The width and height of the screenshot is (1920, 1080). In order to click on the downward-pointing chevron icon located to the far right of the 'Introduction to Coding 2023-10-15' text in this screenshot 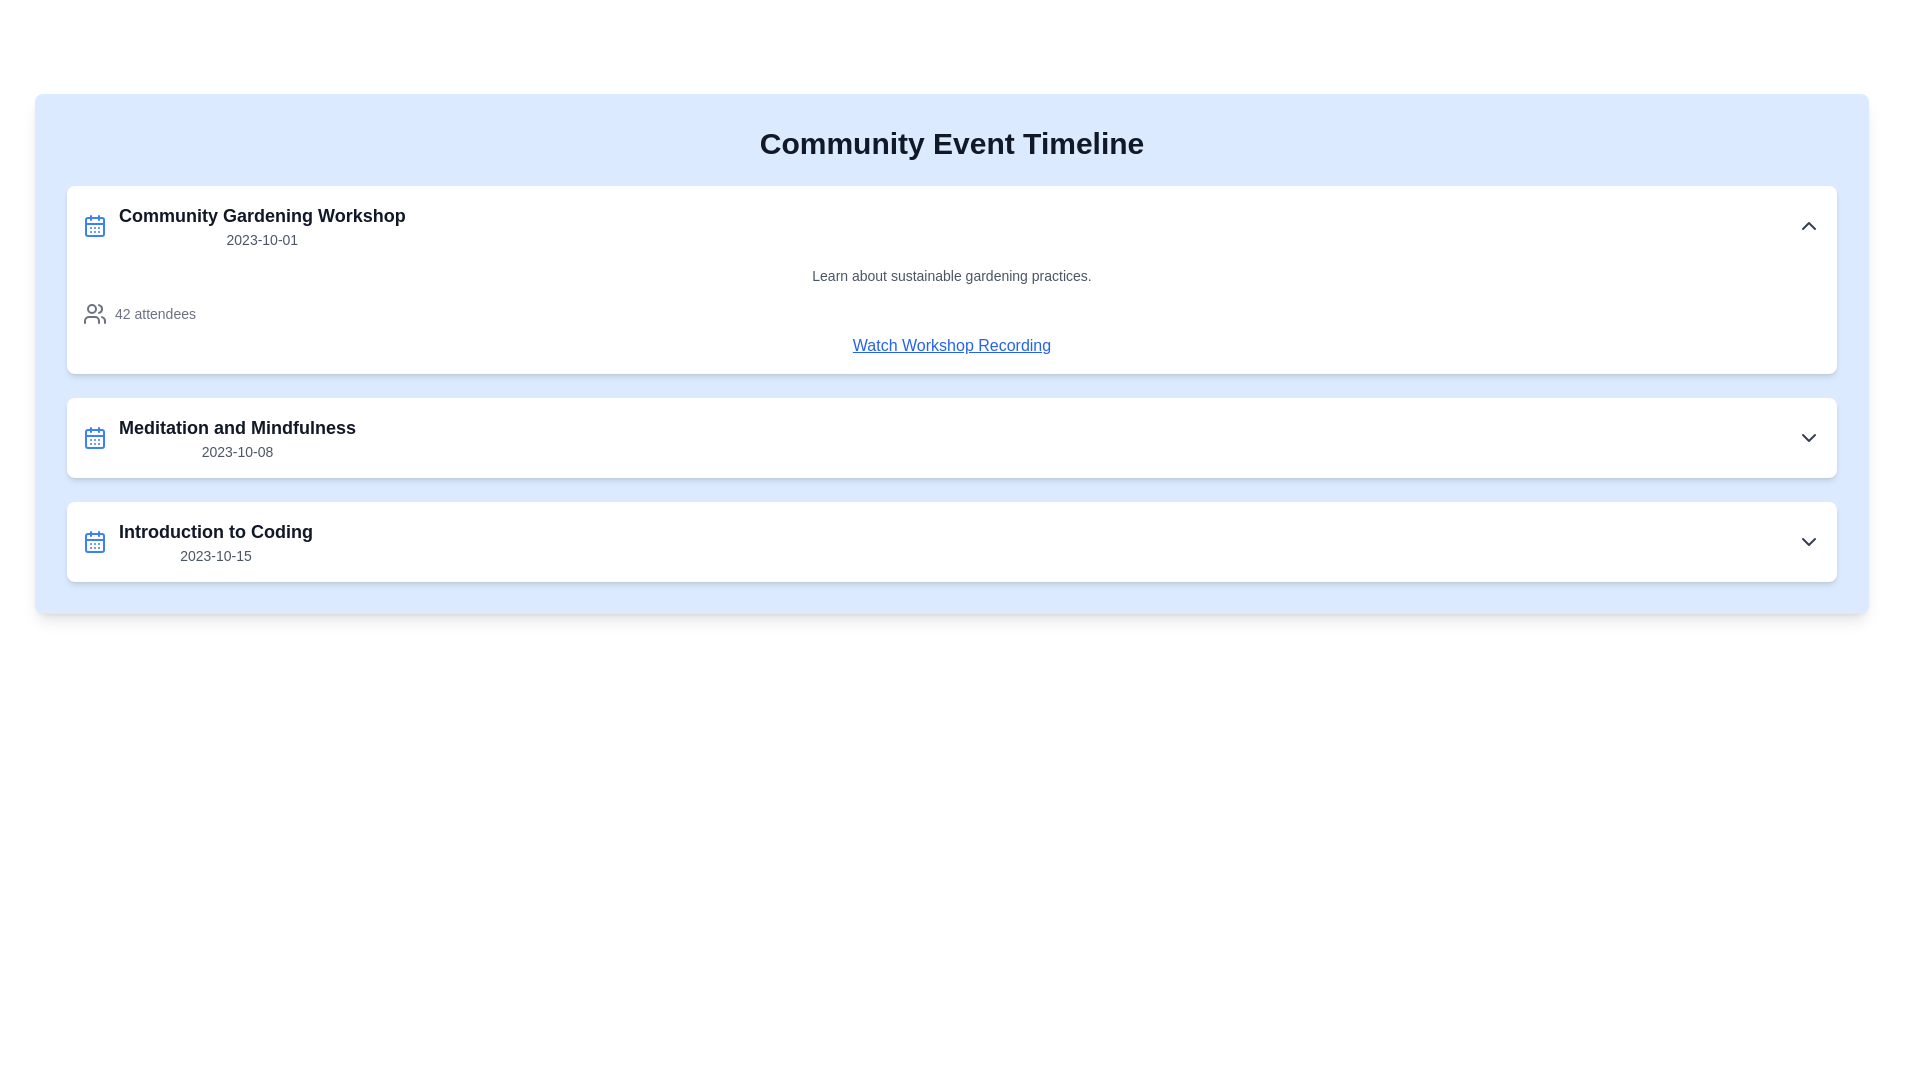, I will do `click(1809, 542)`.